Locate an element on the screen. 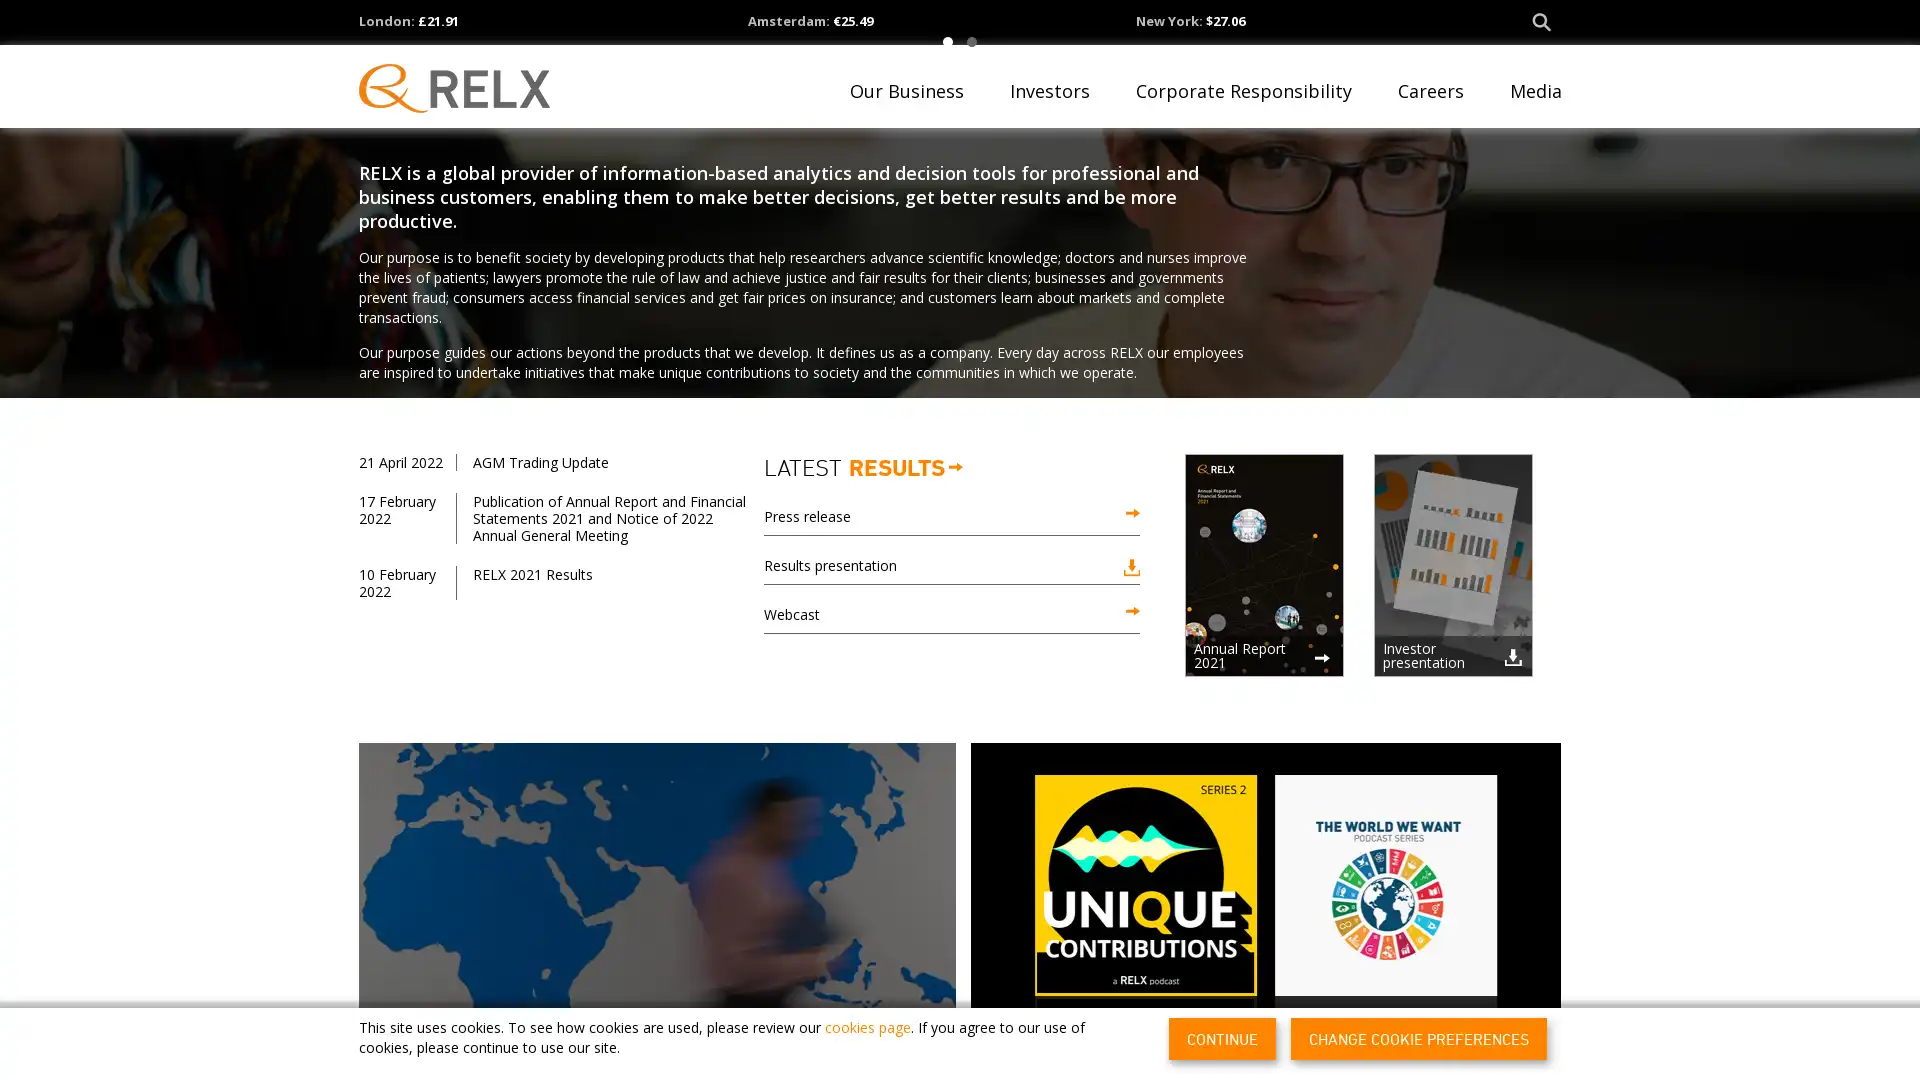 The image size is (1920, 1080). 1 is located at coordinates (947, 42).